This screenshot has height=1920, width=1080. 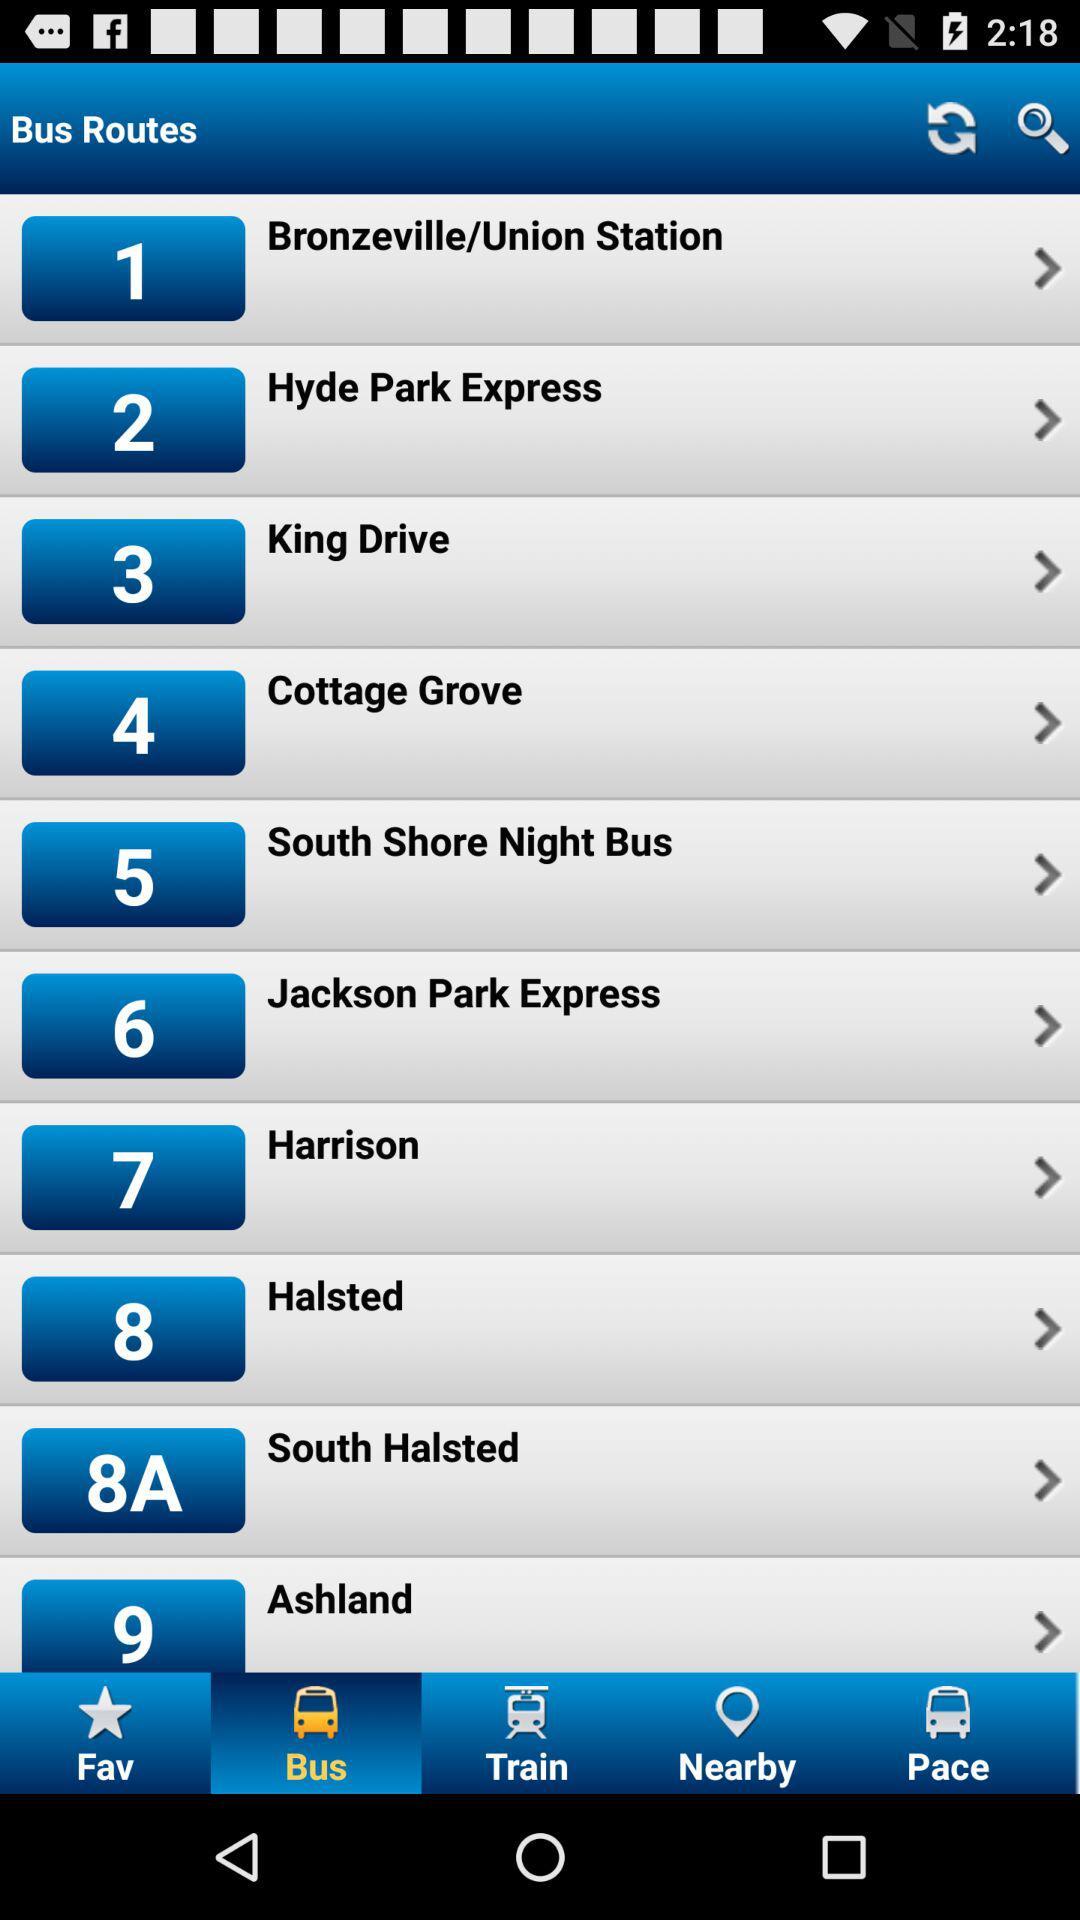 I want to click on icon to the right of the jackson park express item, so click(x=1044, y=1026).